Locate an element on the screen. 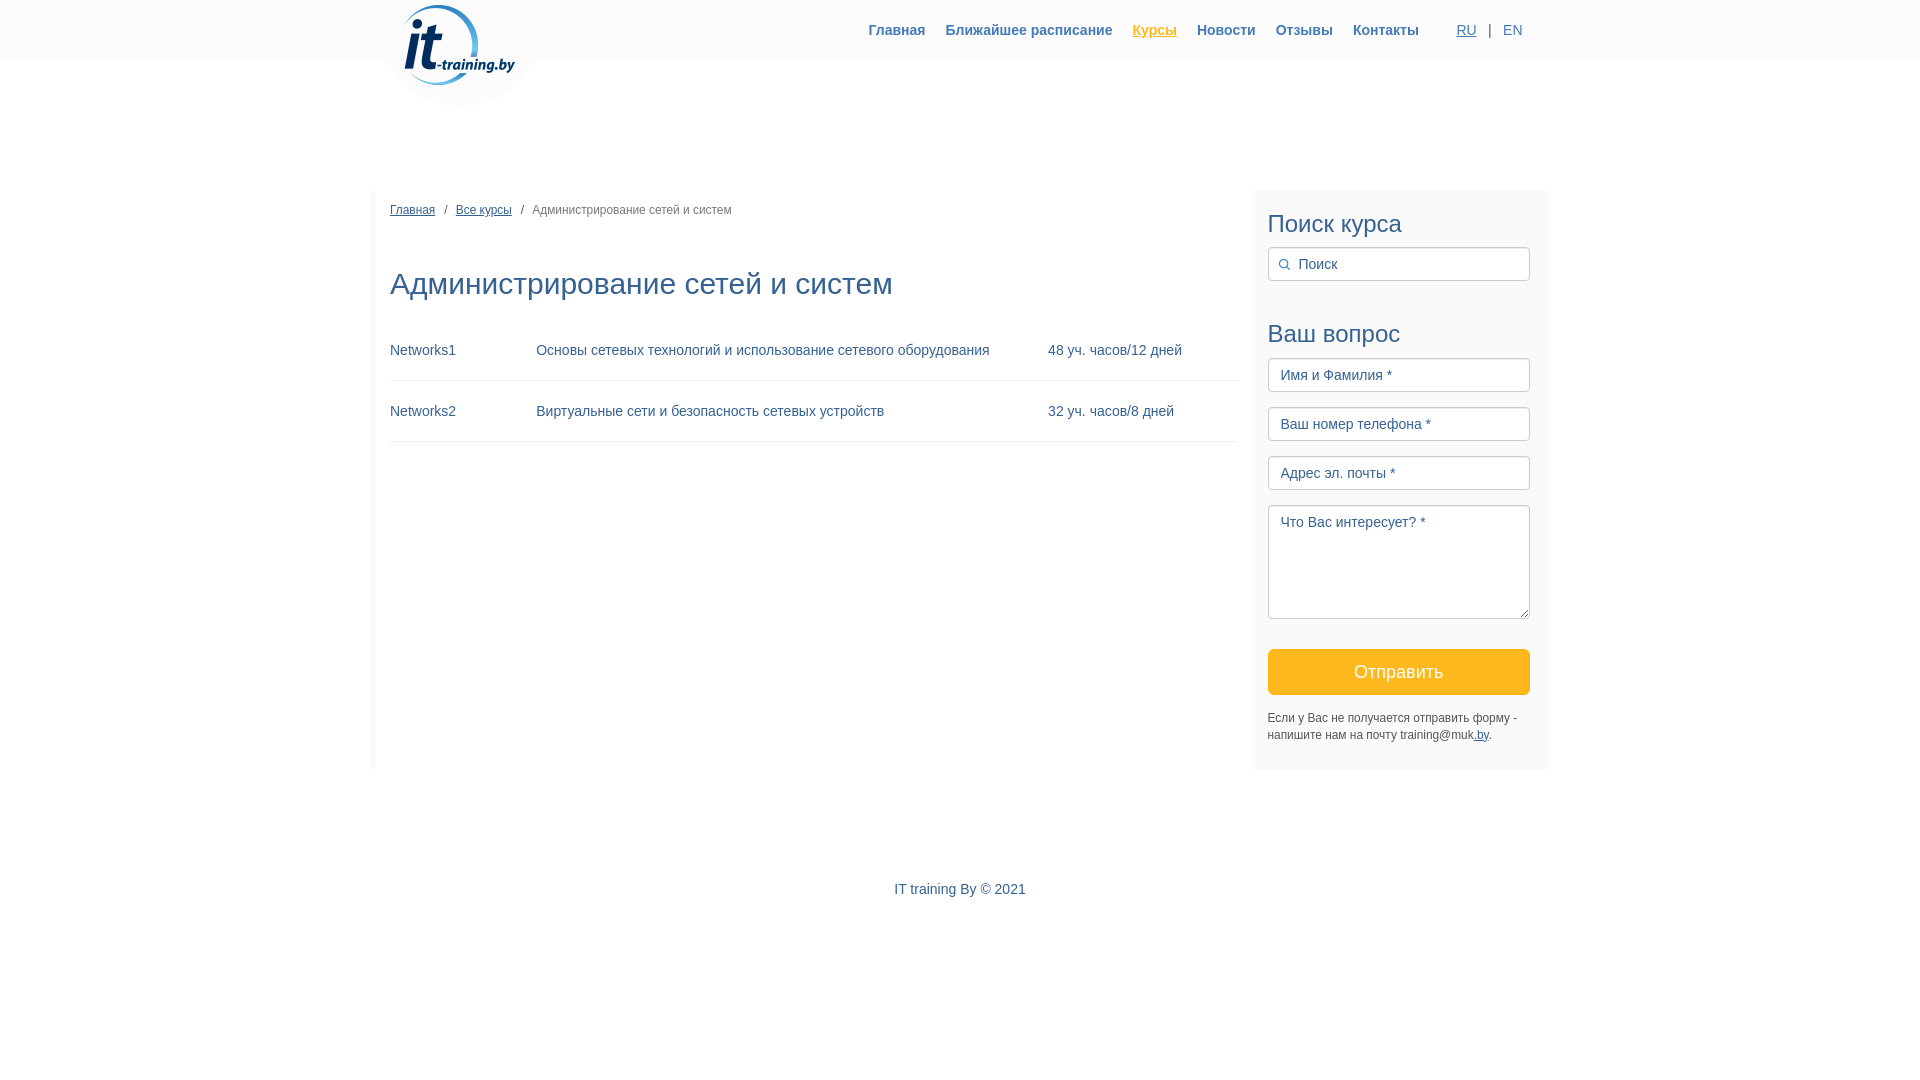  'it-training.by' is located at coordinates (459, 30).